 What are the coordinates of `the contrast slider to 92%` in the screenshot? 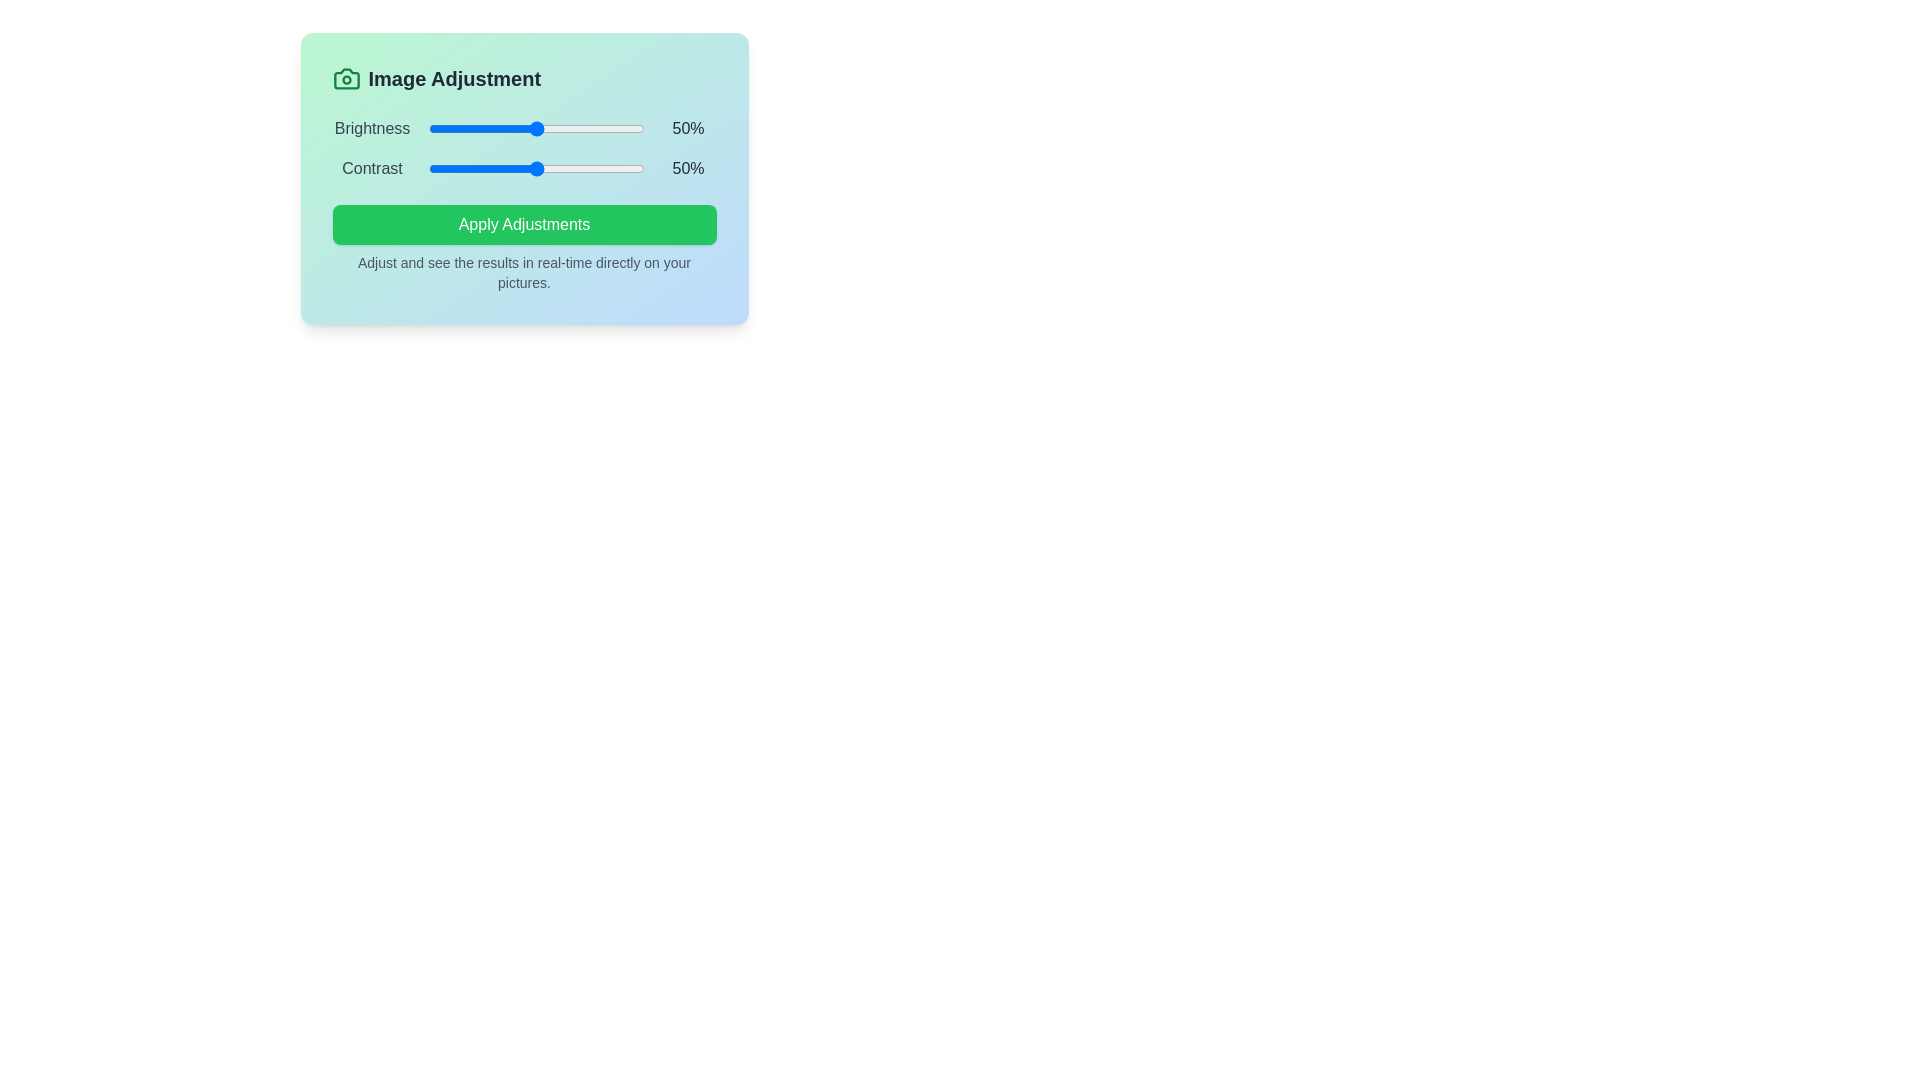 It's located at (626, 168).